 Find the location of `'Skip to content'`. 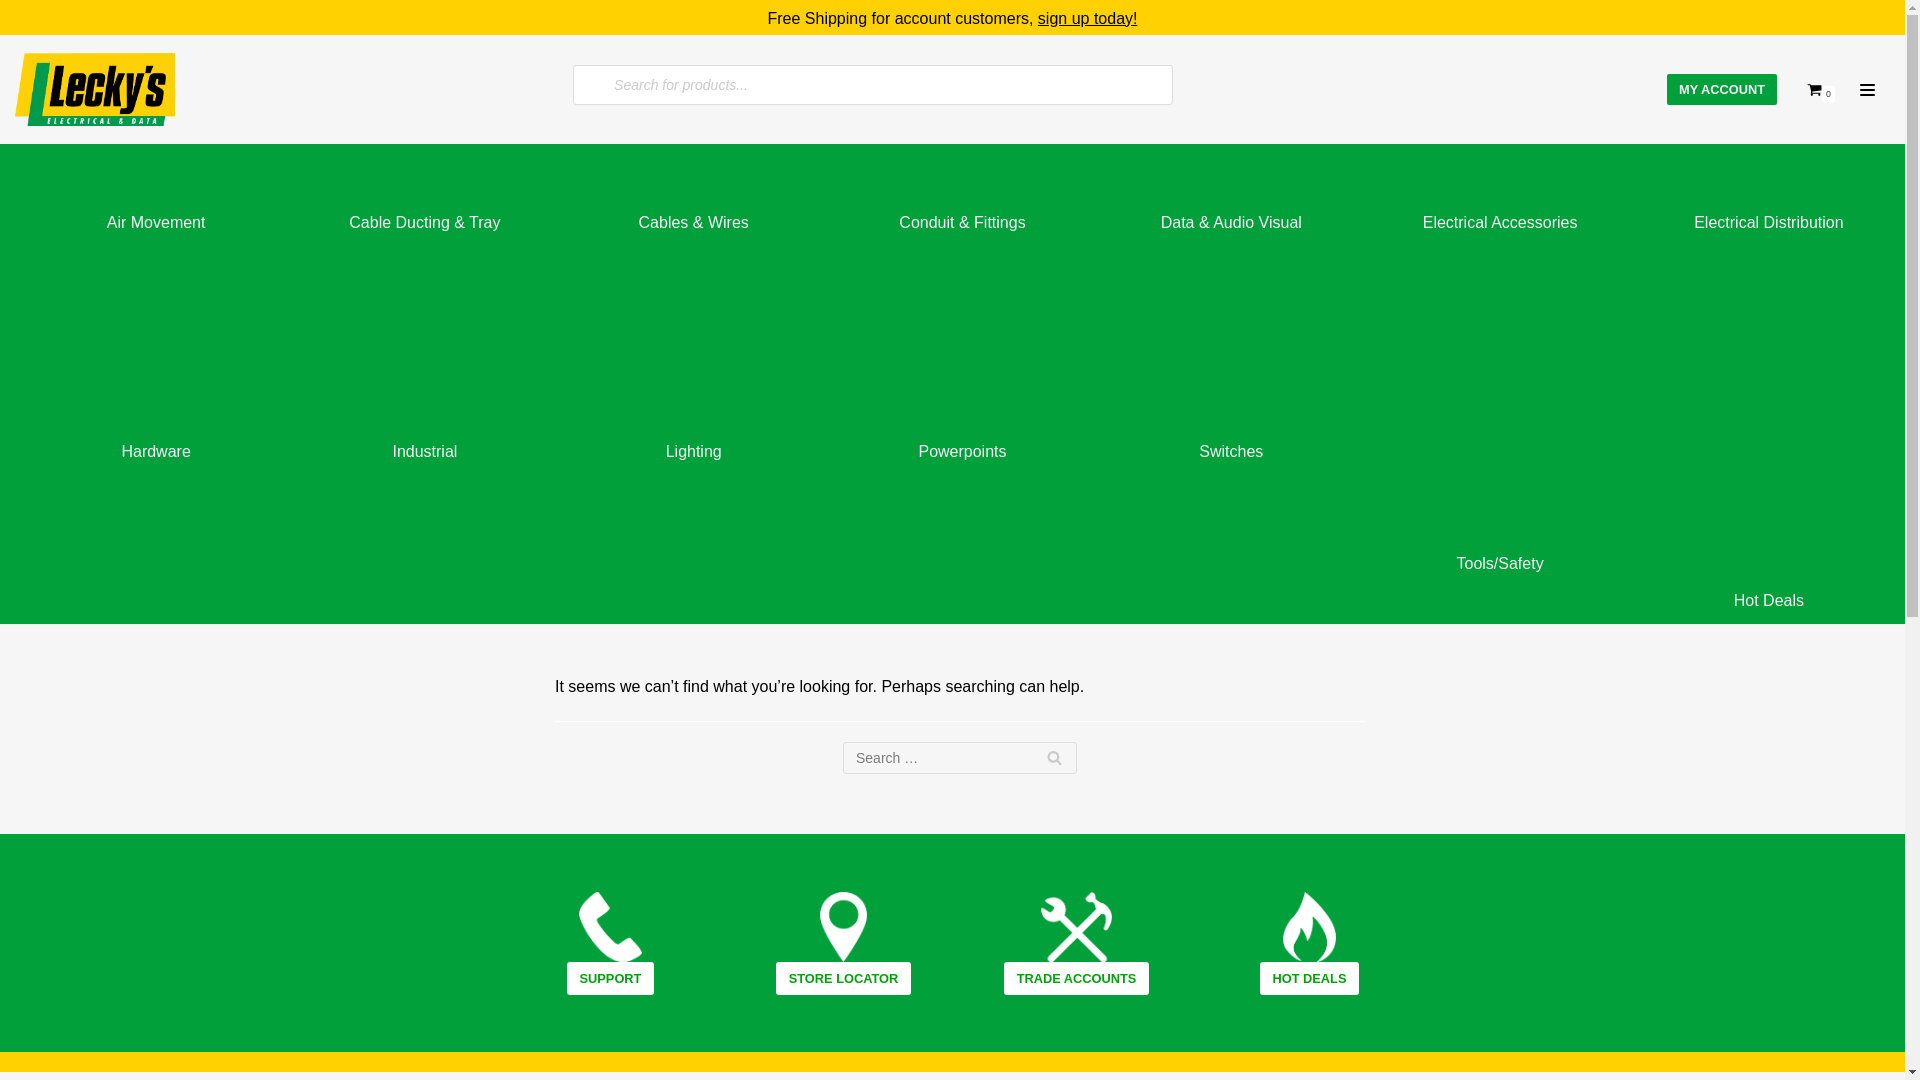

'Skip to content' is located at coordinates (19, 42).